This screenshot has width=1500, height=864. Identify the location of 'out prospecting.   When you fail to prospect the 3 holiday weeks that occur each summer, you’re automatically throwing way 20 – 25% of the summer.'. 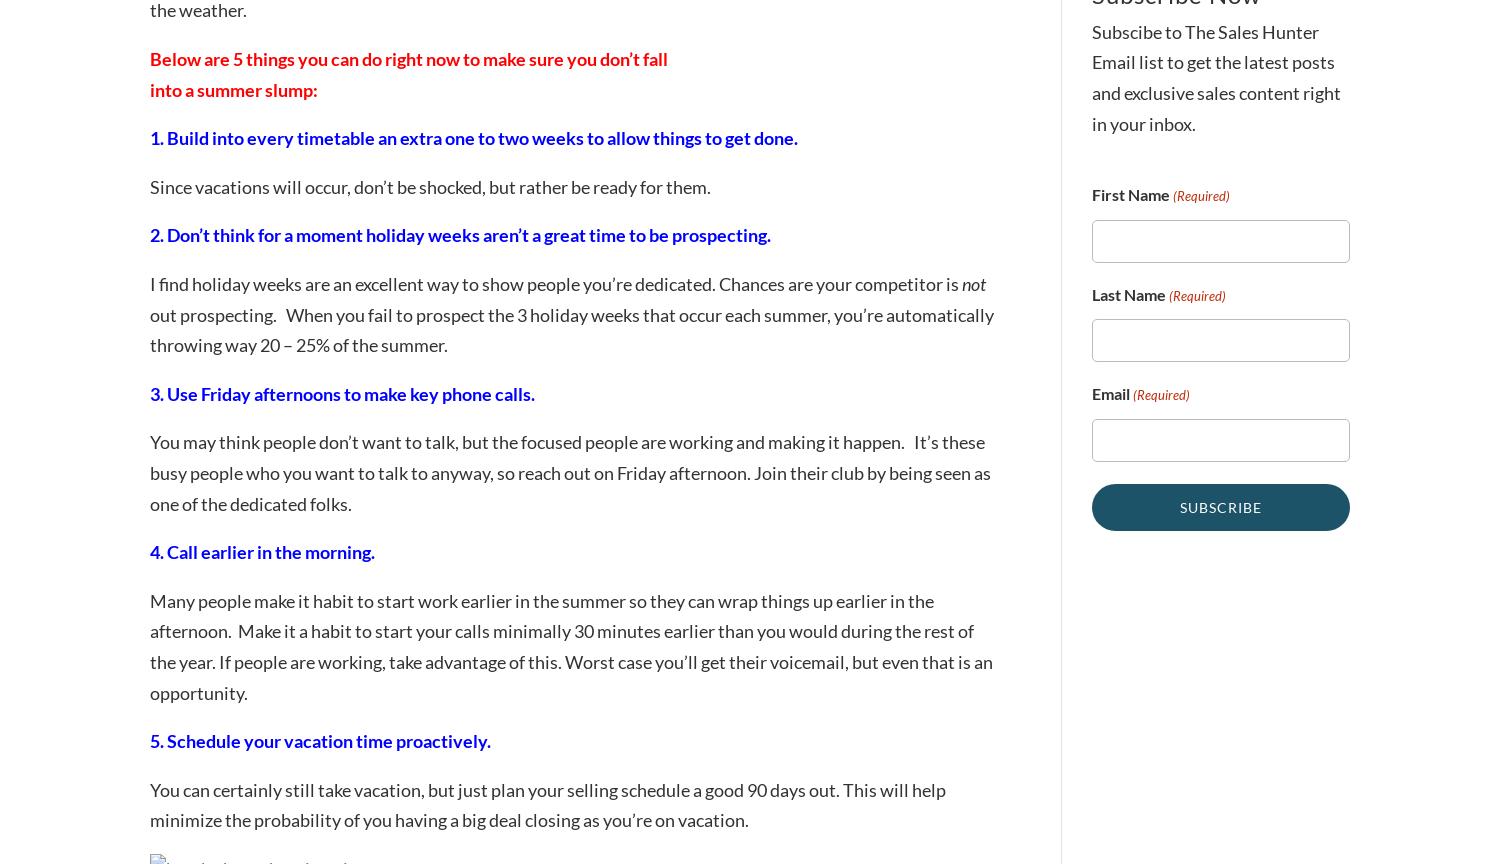
(150, 328).